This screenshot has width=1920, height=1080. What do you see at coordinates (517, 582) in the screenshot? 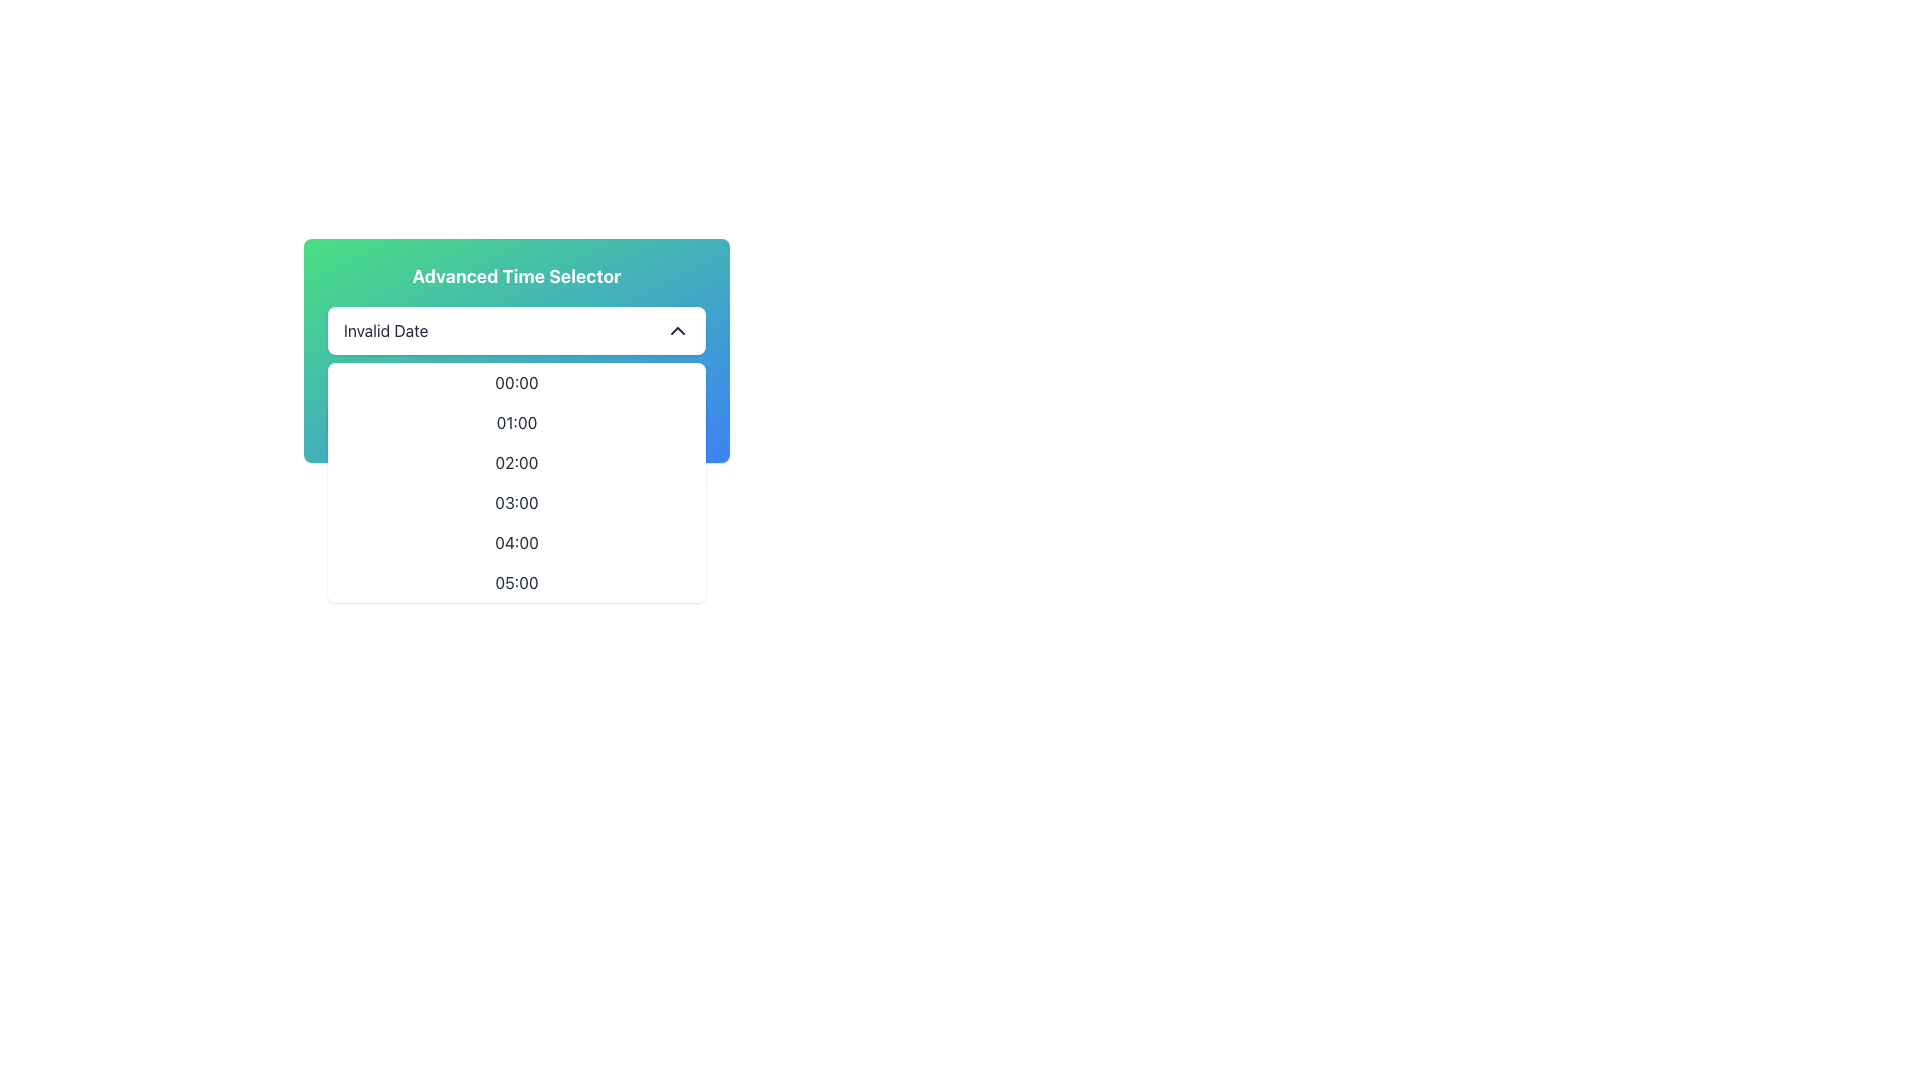
I see `the sixth item in the dropdown list of time options` at bounding box center [517, 582].